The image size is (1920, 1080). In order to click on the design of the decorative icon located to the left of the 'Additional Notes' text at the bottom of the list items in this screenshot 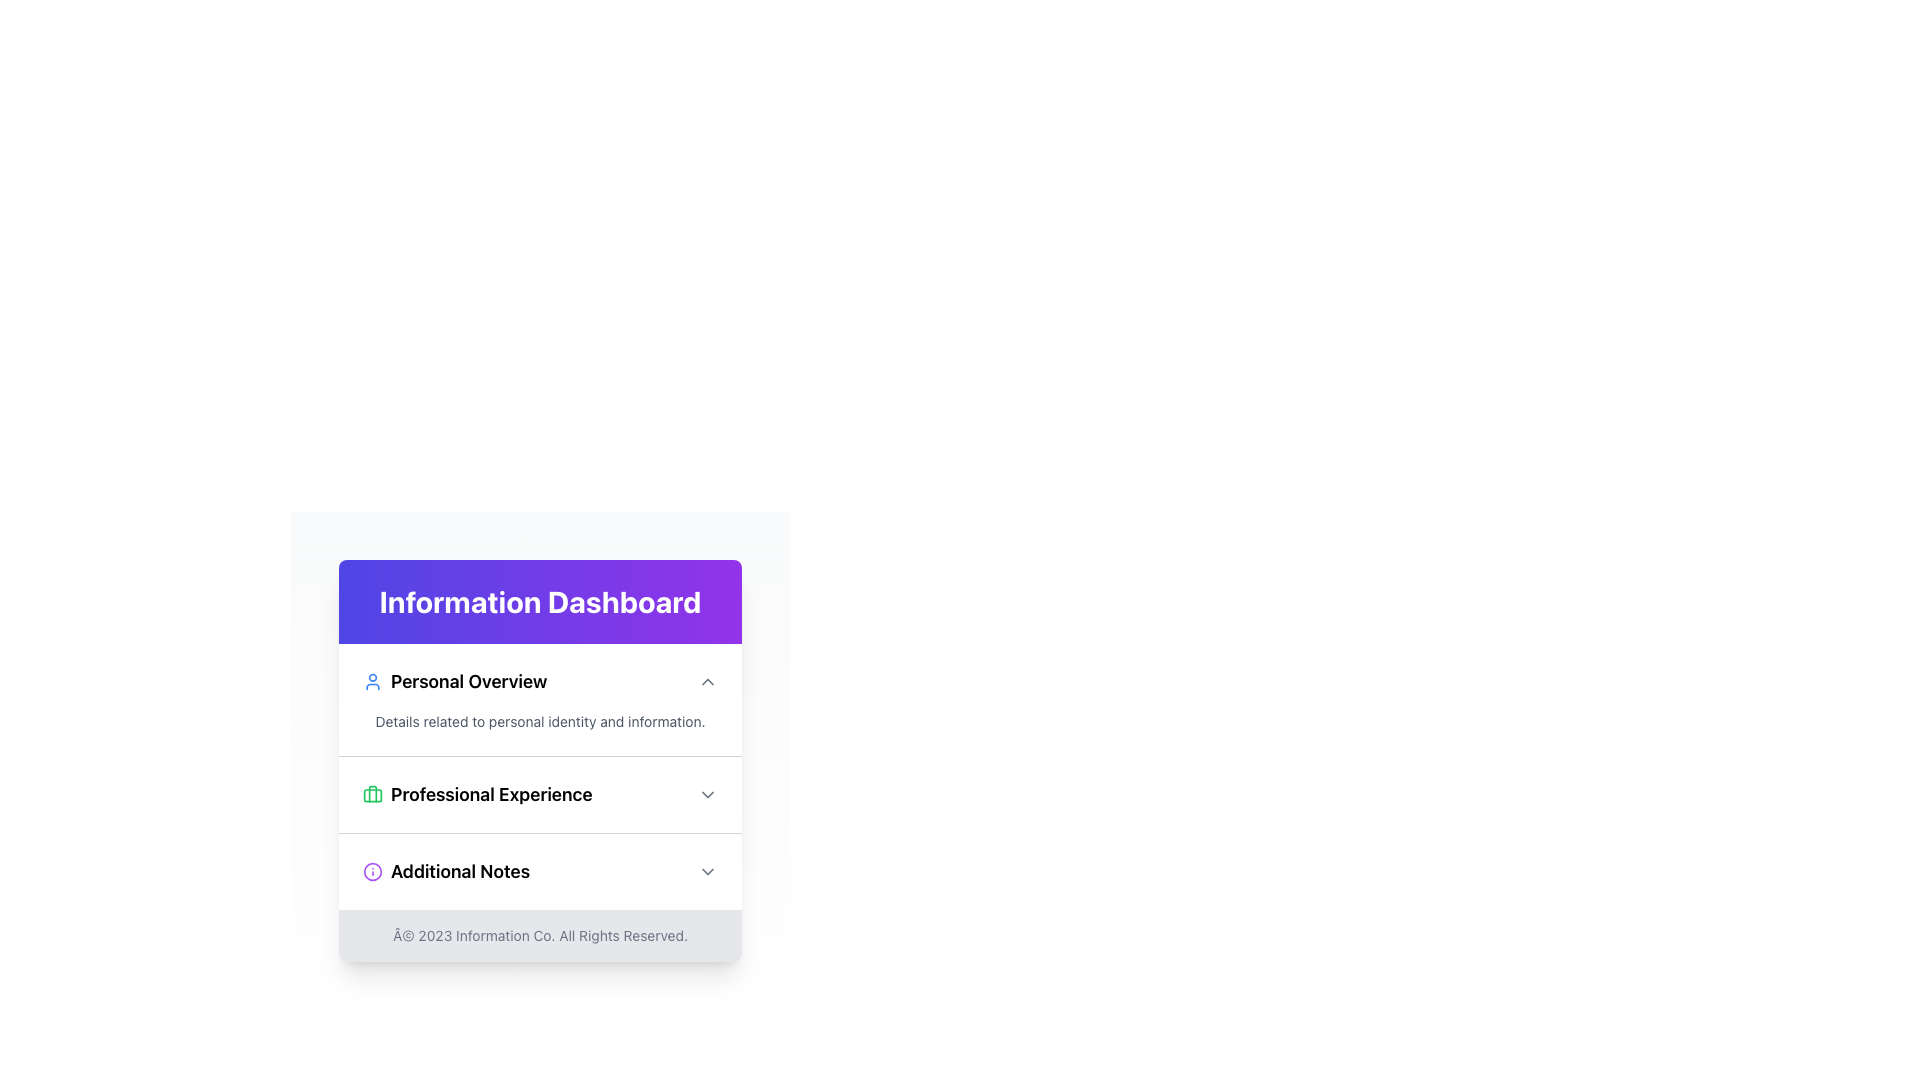, I will do `click(373, 870)`.